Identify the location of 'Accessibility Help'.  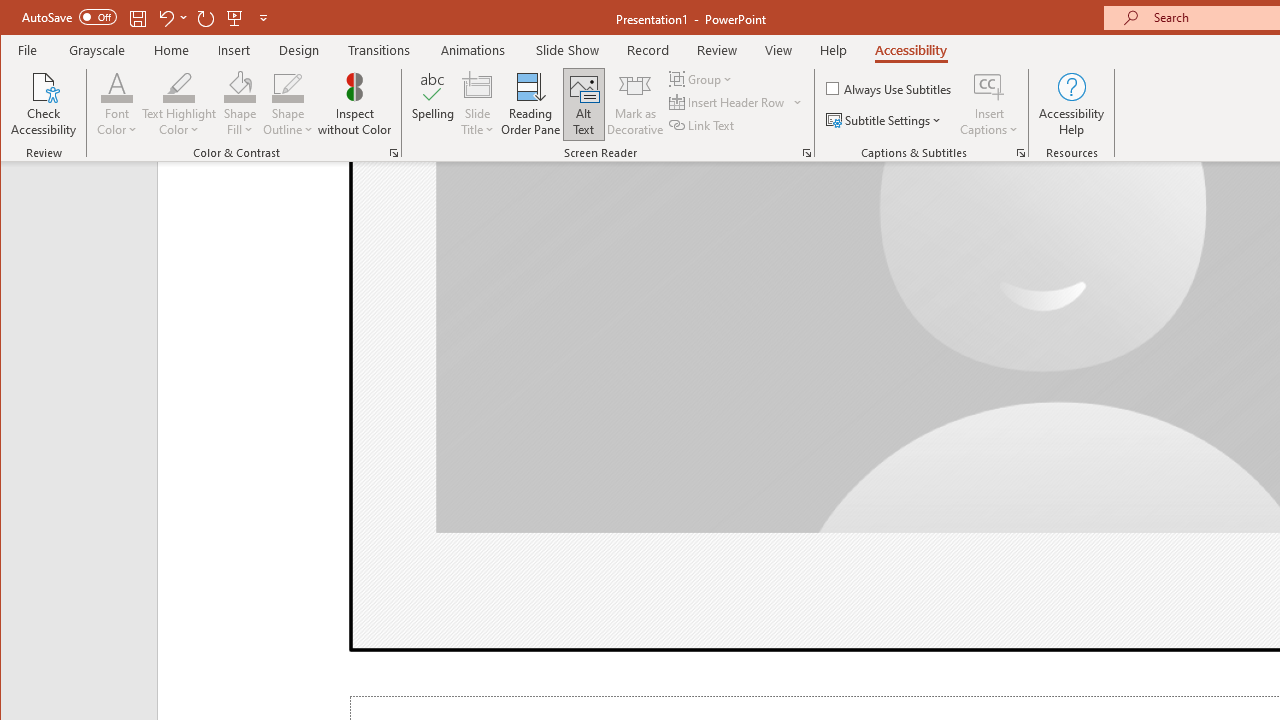
(1071, 104).